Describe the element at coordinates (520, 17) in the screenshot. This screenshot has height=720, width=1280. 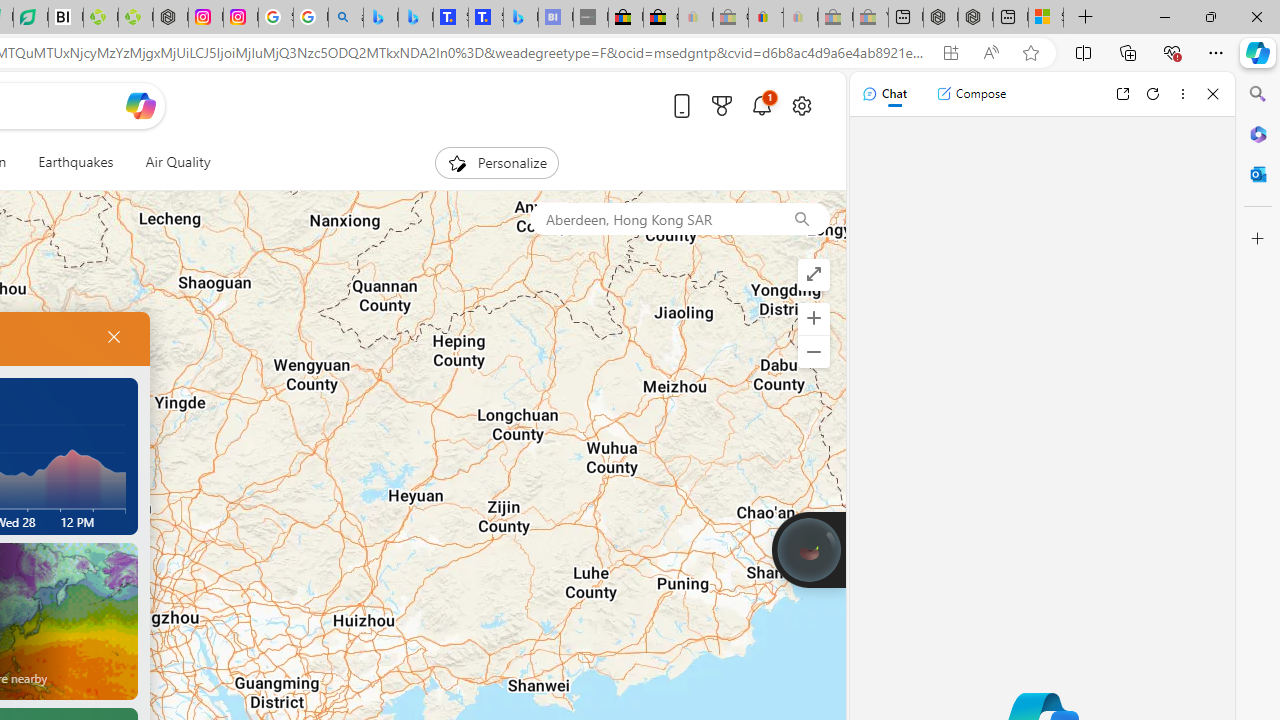
I see `'Microsoft Bing Travel - Shangri-La Hotel Bangkok'` at that location.